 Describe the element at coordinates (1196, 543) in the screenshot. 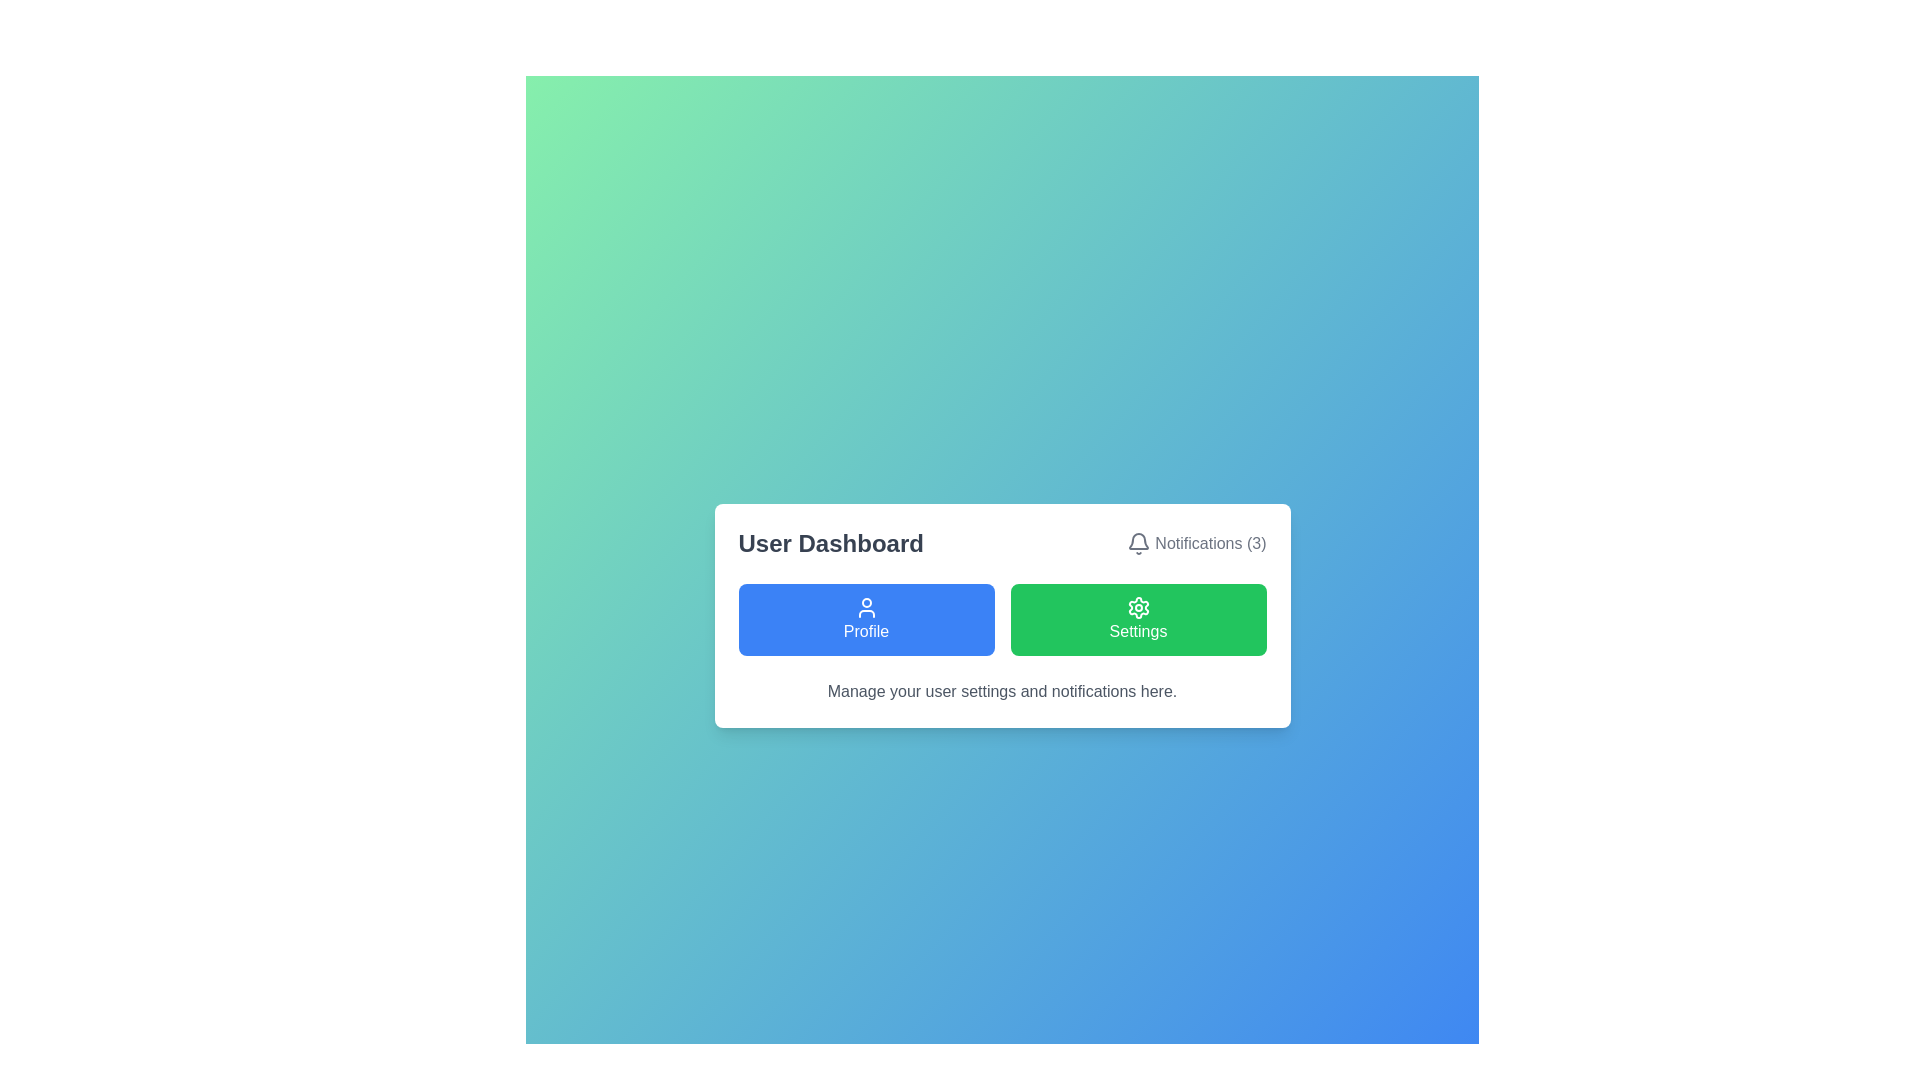

I see `the notifications indicator button located in the top-right area of the User Dashboard. This button has an icon and text composite that allows users to manage their notifications` at that location.